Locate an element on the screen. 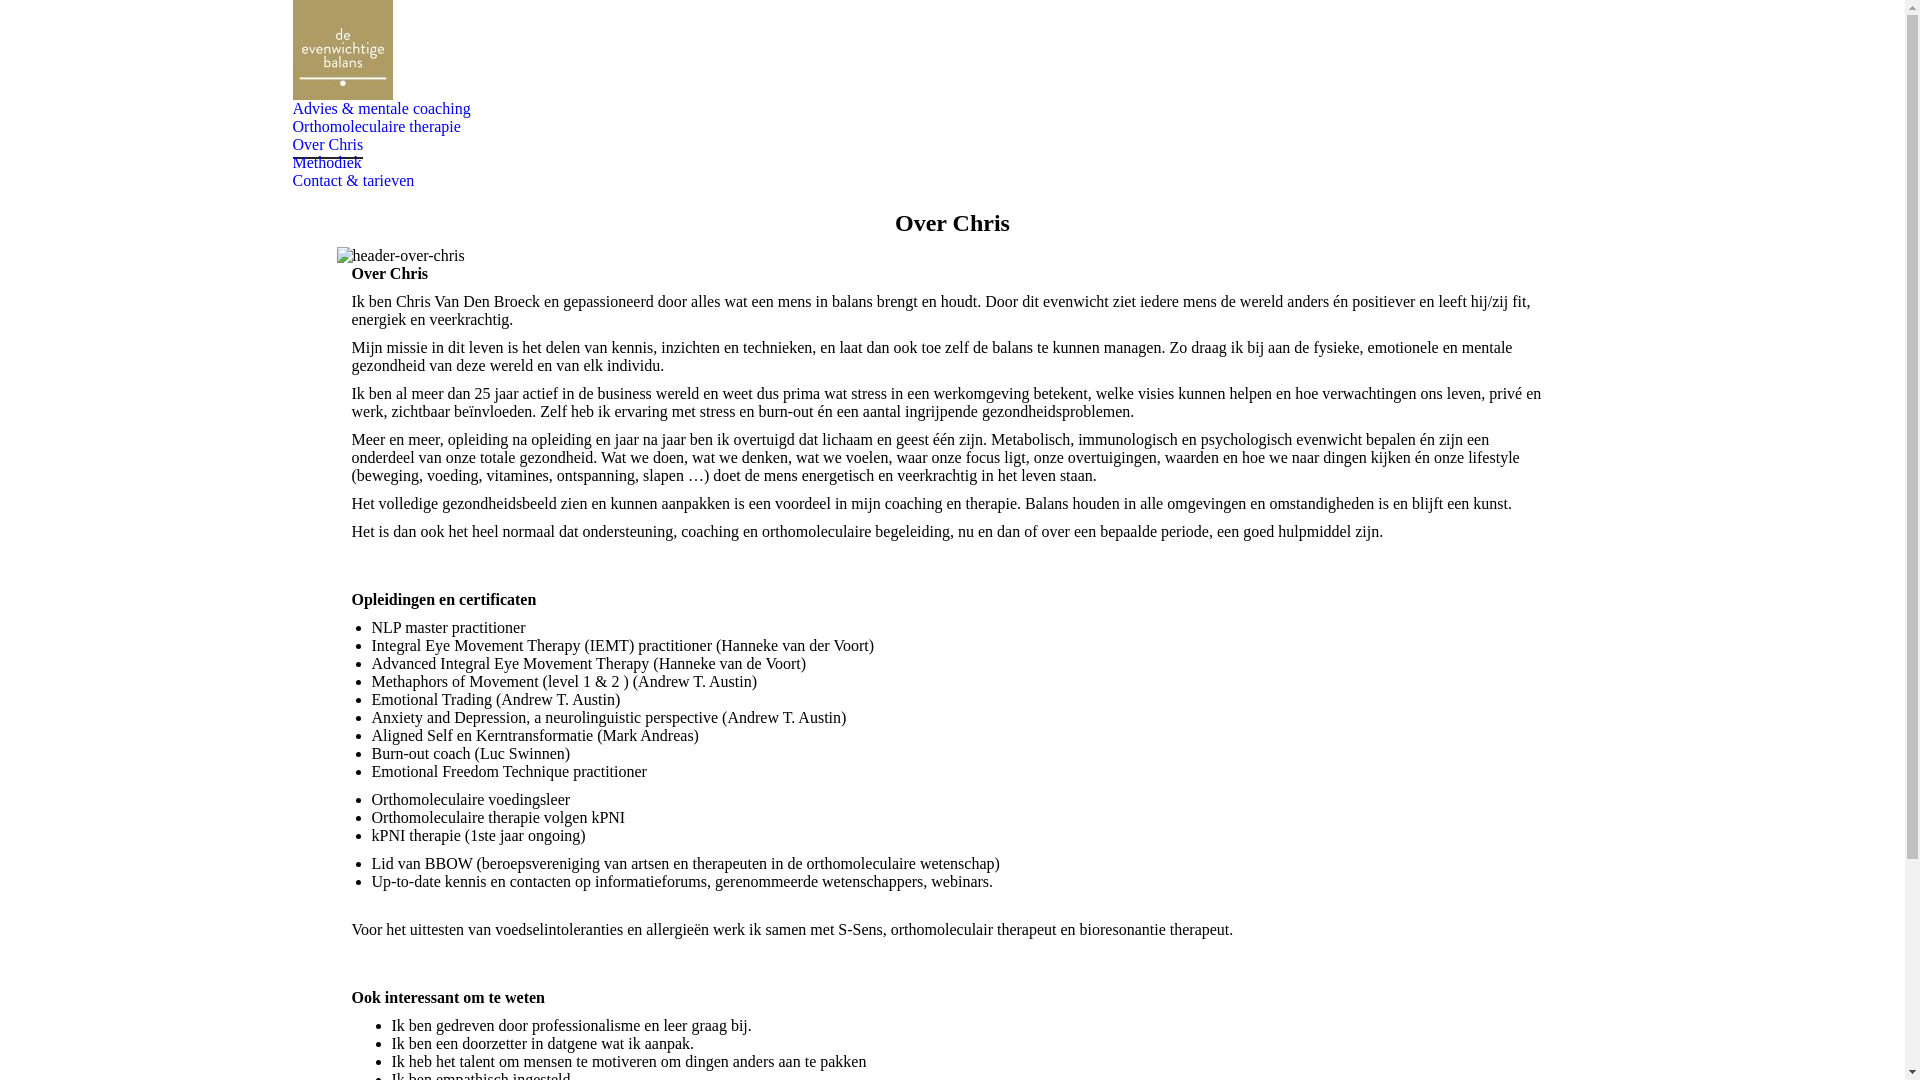 This screenshot has height=1080, width=1920. 'Over Chris' is located at coordinates (327, 144).